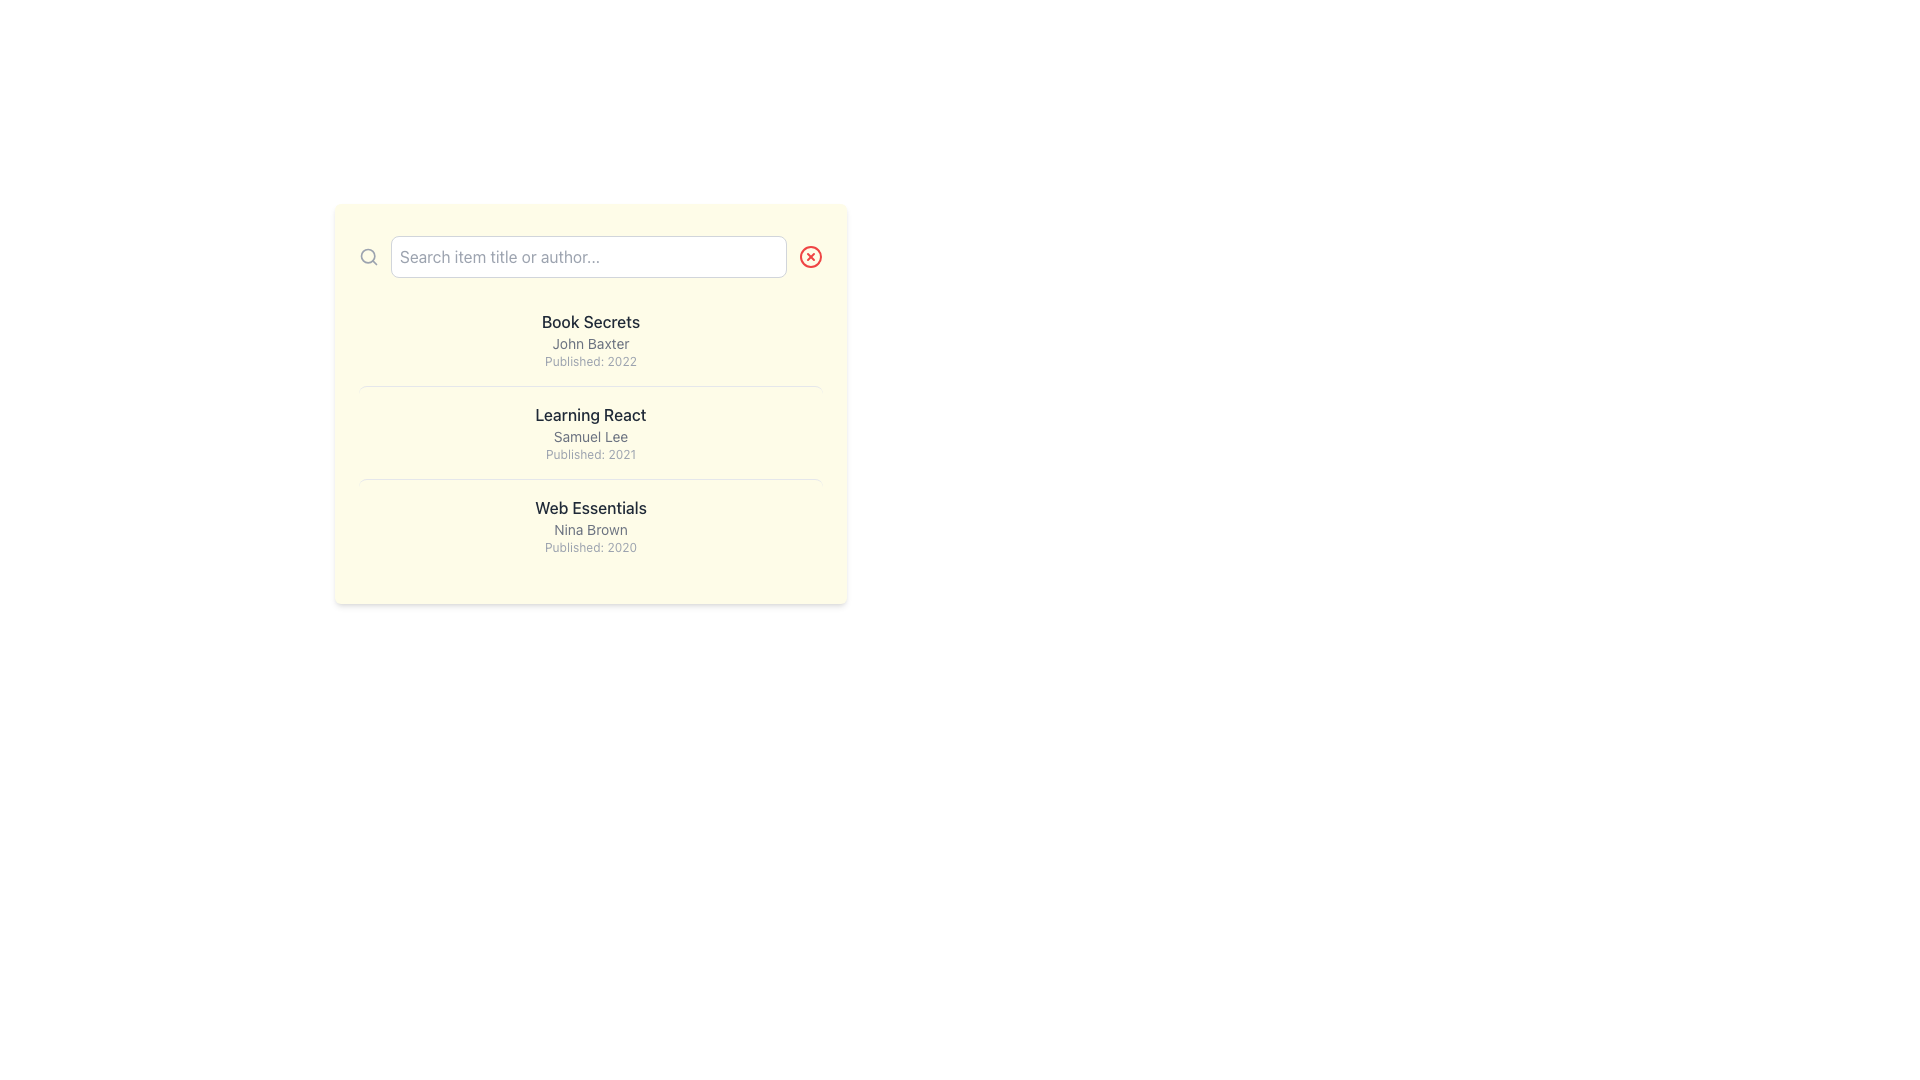  Describe the element at coordinates (589, 362) in the screenshot. I see `the text label that indicates the publication year of the book, which reads 'Published: 2022', positioned below the author name 'John Baxter'` at that location.